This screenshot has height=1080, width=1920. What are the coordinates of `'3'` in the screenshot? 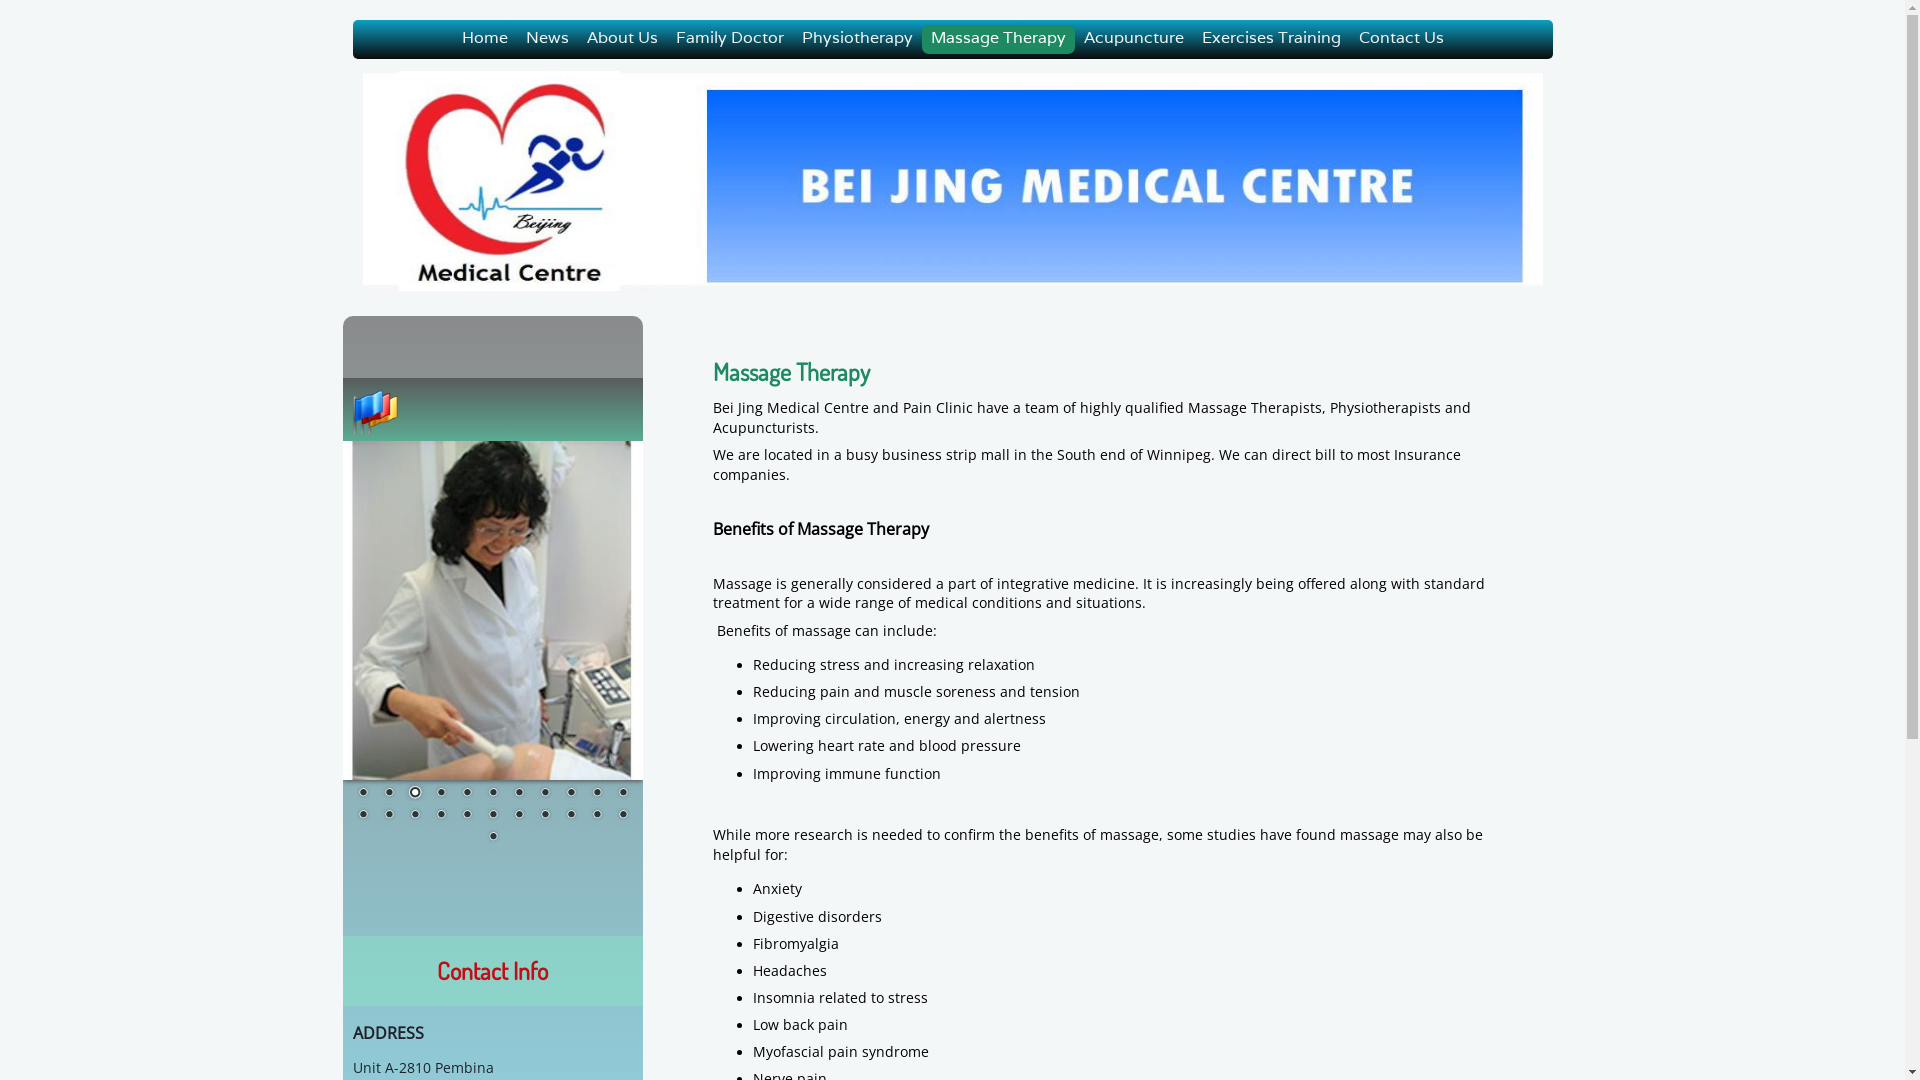 It's located at (413, 793).